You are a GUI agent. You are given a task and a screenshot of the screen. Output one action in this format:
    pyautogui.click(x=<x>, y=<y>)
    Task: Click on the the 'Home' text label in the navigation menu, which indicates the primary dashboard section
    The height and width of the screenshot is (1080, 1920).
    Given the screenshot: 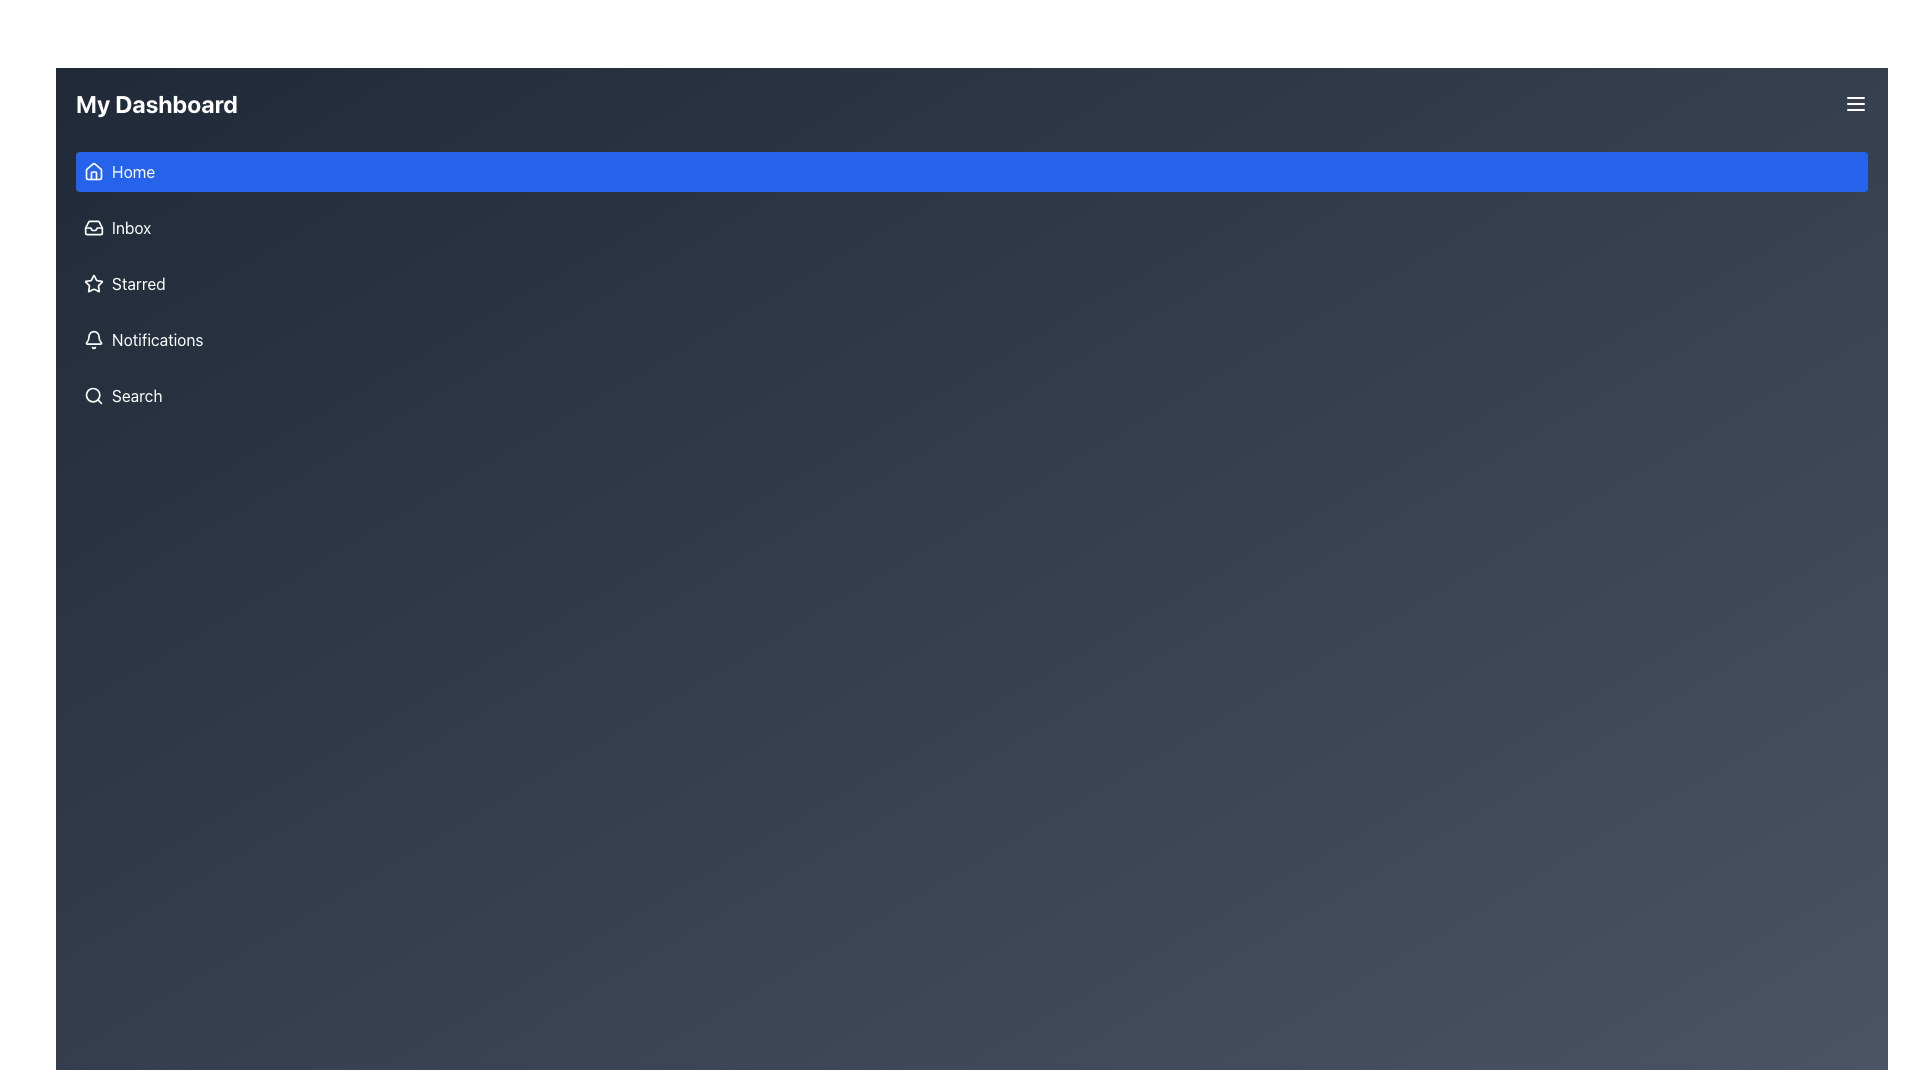 What is the action you would take?
    pyautogui.click(x=132, y=171)
    